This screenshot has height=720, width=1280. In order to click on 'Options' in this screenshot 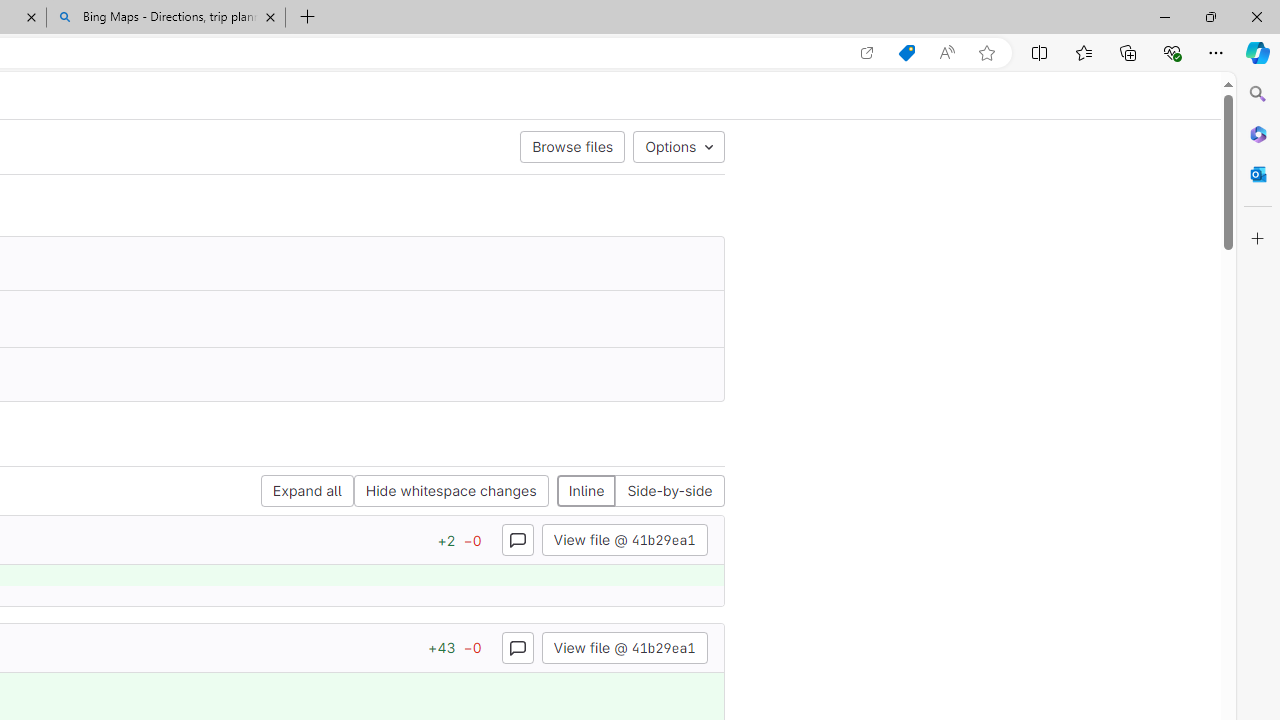, I will do `click(679, 145)`.